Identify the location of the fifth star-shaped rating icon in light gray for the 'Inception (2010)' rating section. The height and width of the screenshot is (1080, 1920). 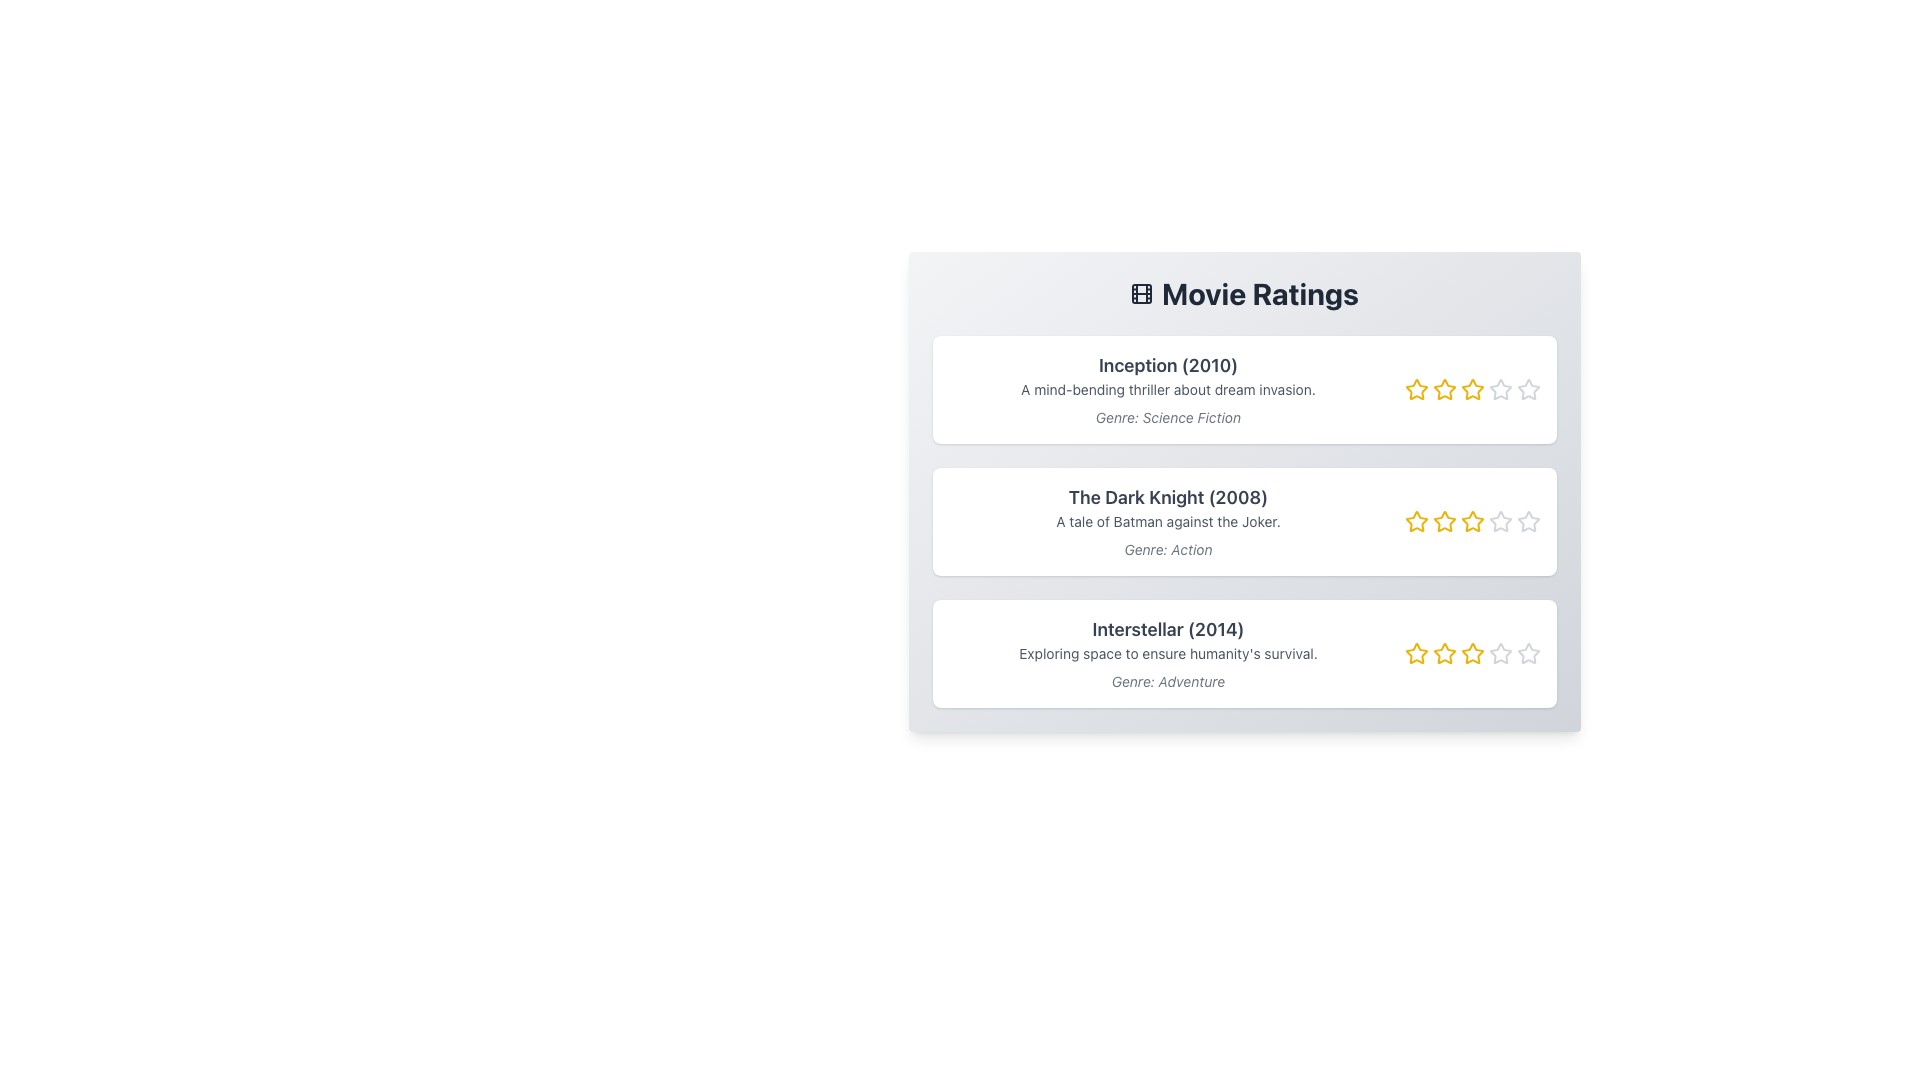
(1500, 389).